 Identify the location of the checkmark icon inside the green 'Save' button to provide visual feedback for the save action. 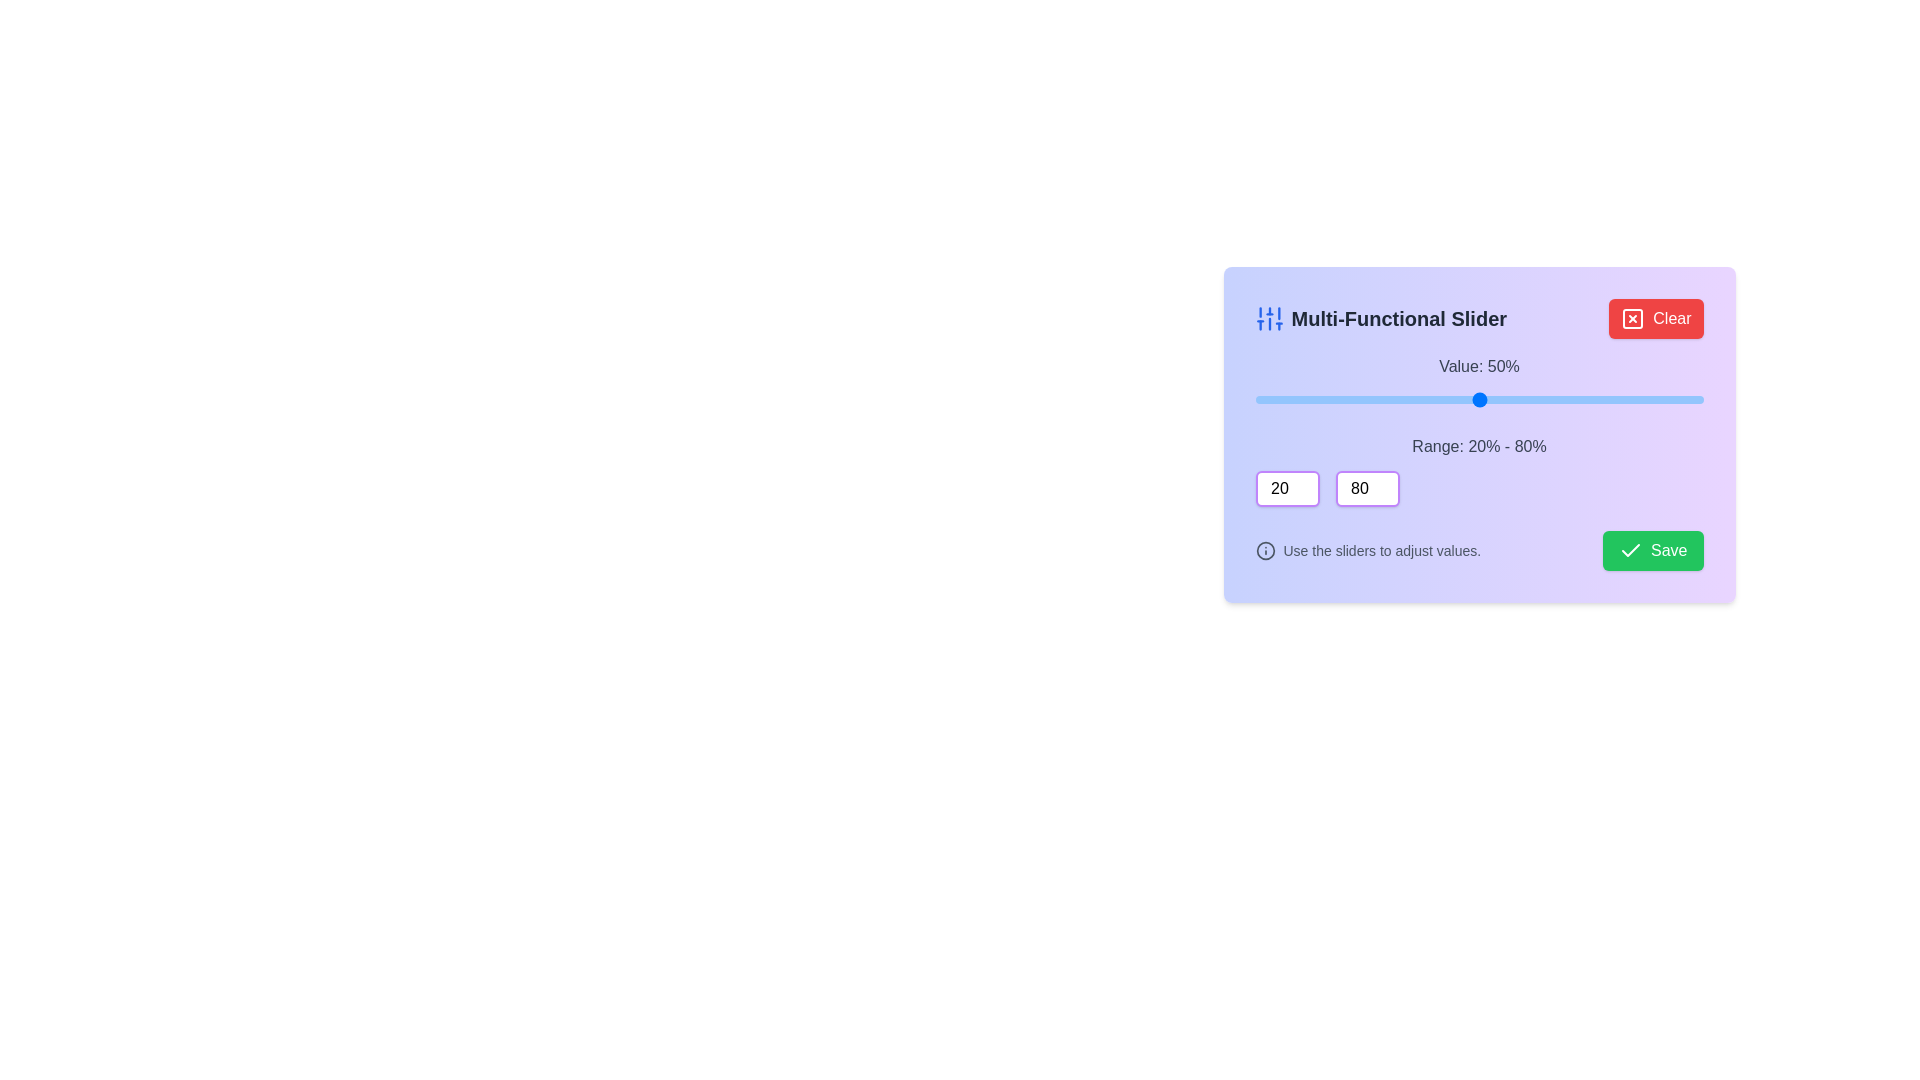
(1631, 550).